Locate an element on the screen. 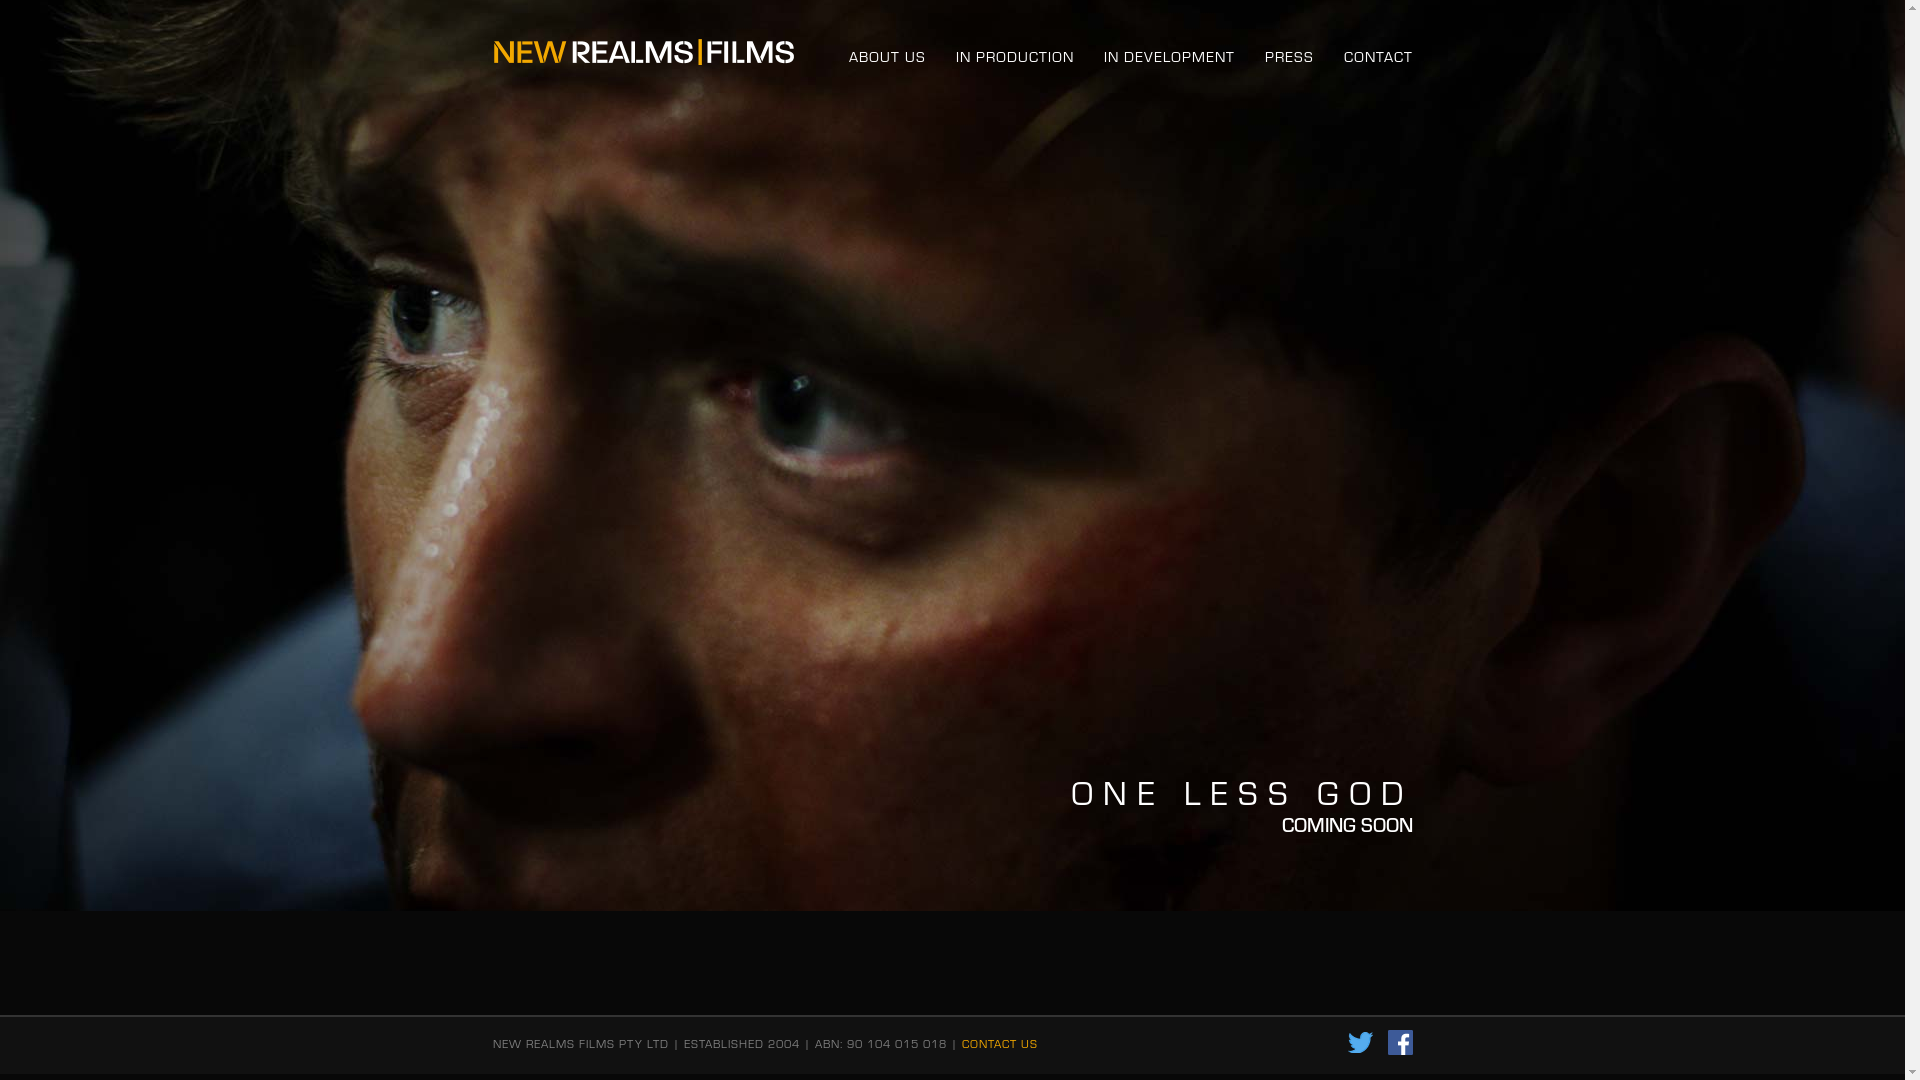  'PRESS' is located at coordinates (1288, 55).